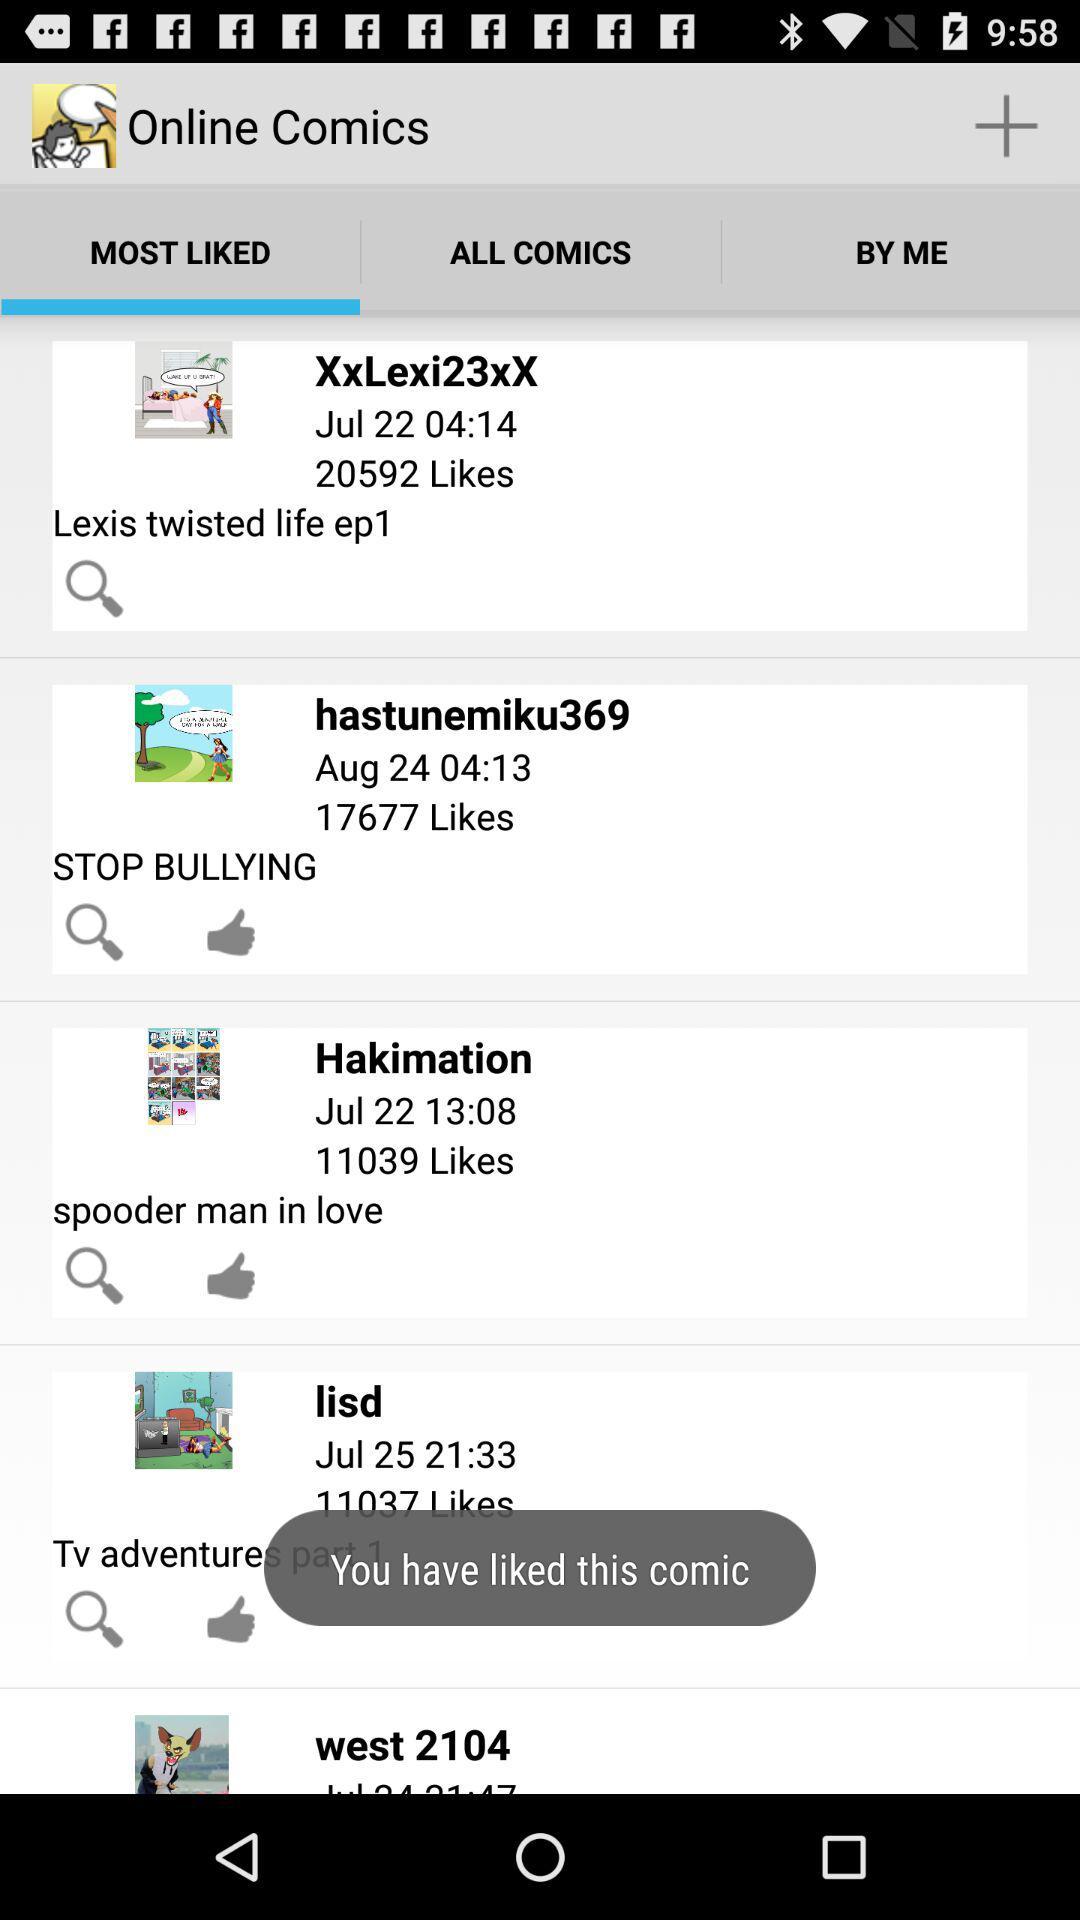  What do you see at coordinates (94, 931) in the screenshot?
I see `search option` at bounding box center [94, 931].